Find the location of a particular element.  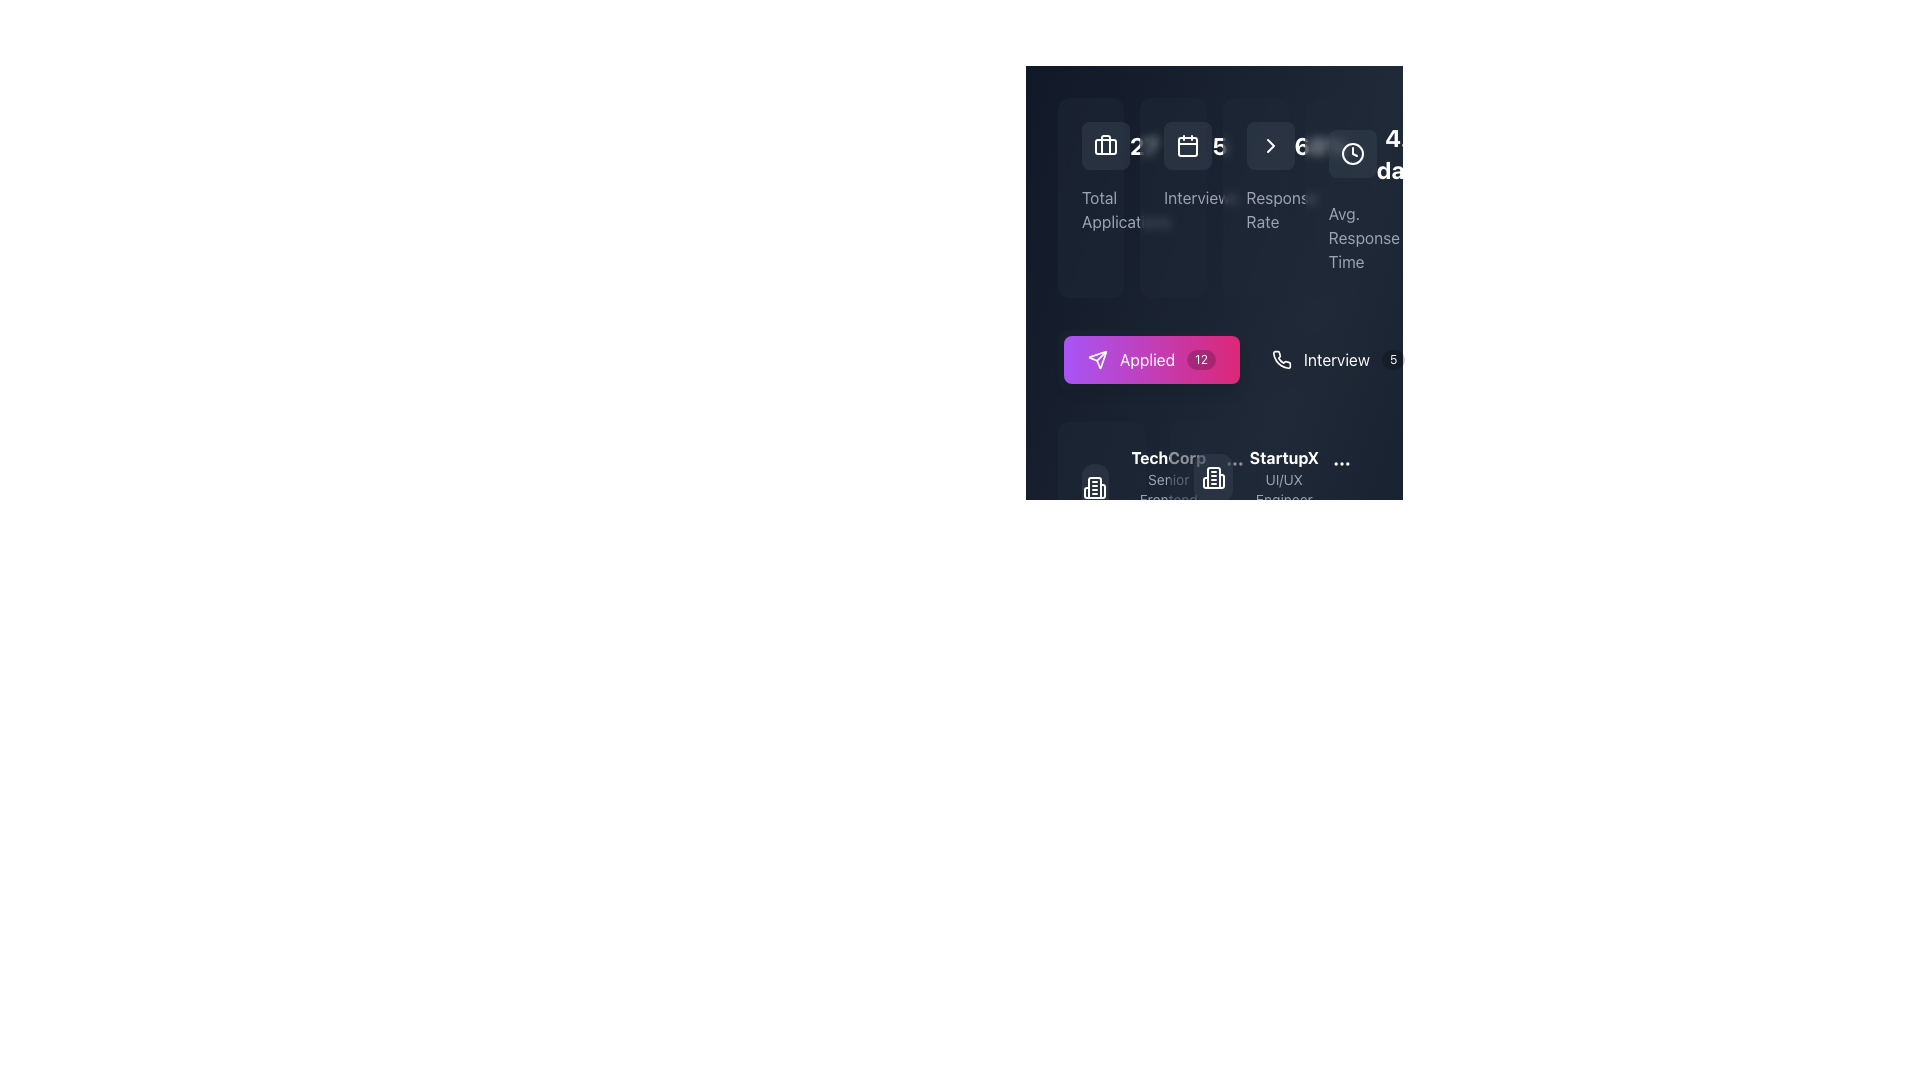

the decorative UI component within the briefcase icon located at the top-left corner of the grid displaying summarized statistics is located at coordinates (1104, 145).